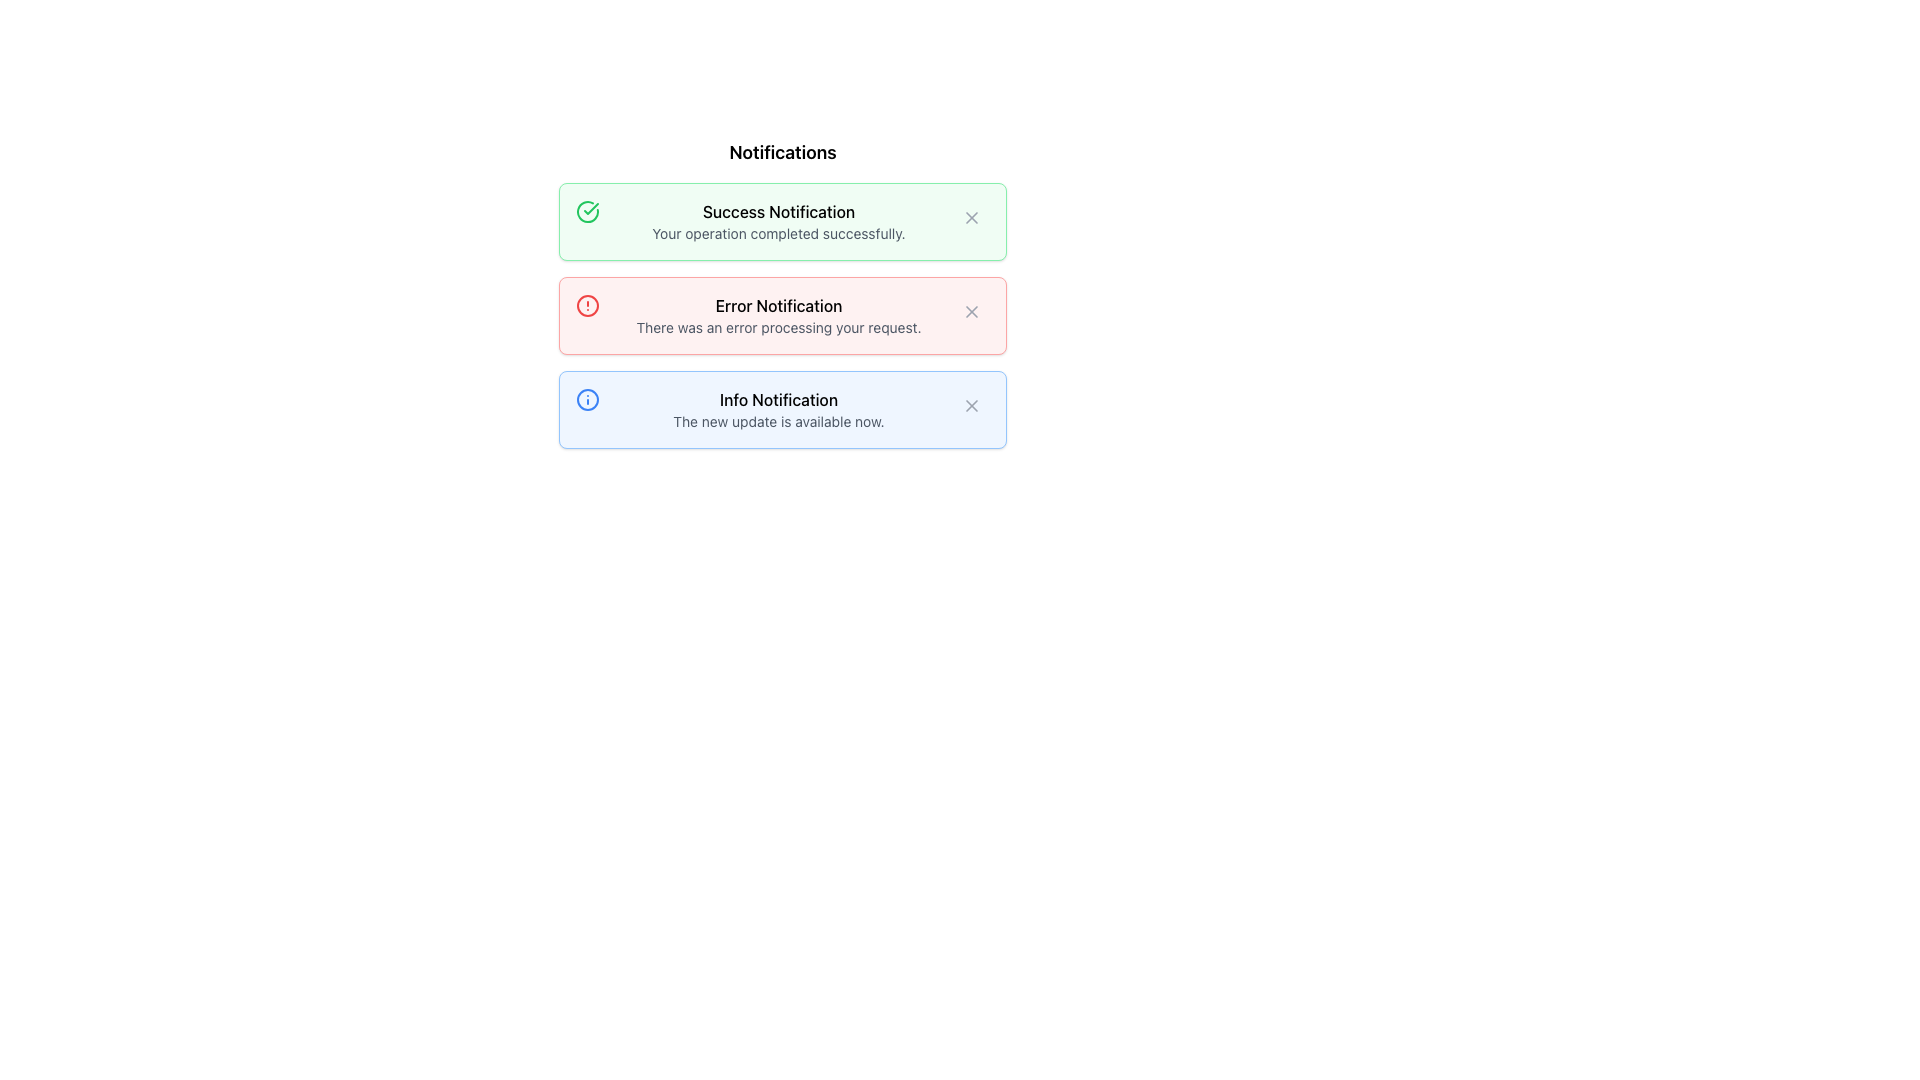 This screenshot has height=1080, width=1920. What do you see at coordinates (781, 222) in the screenshot?
I see `the first notification box that indicates successful completion of an operation for potential styling changes` at bounding box center [781, 222].